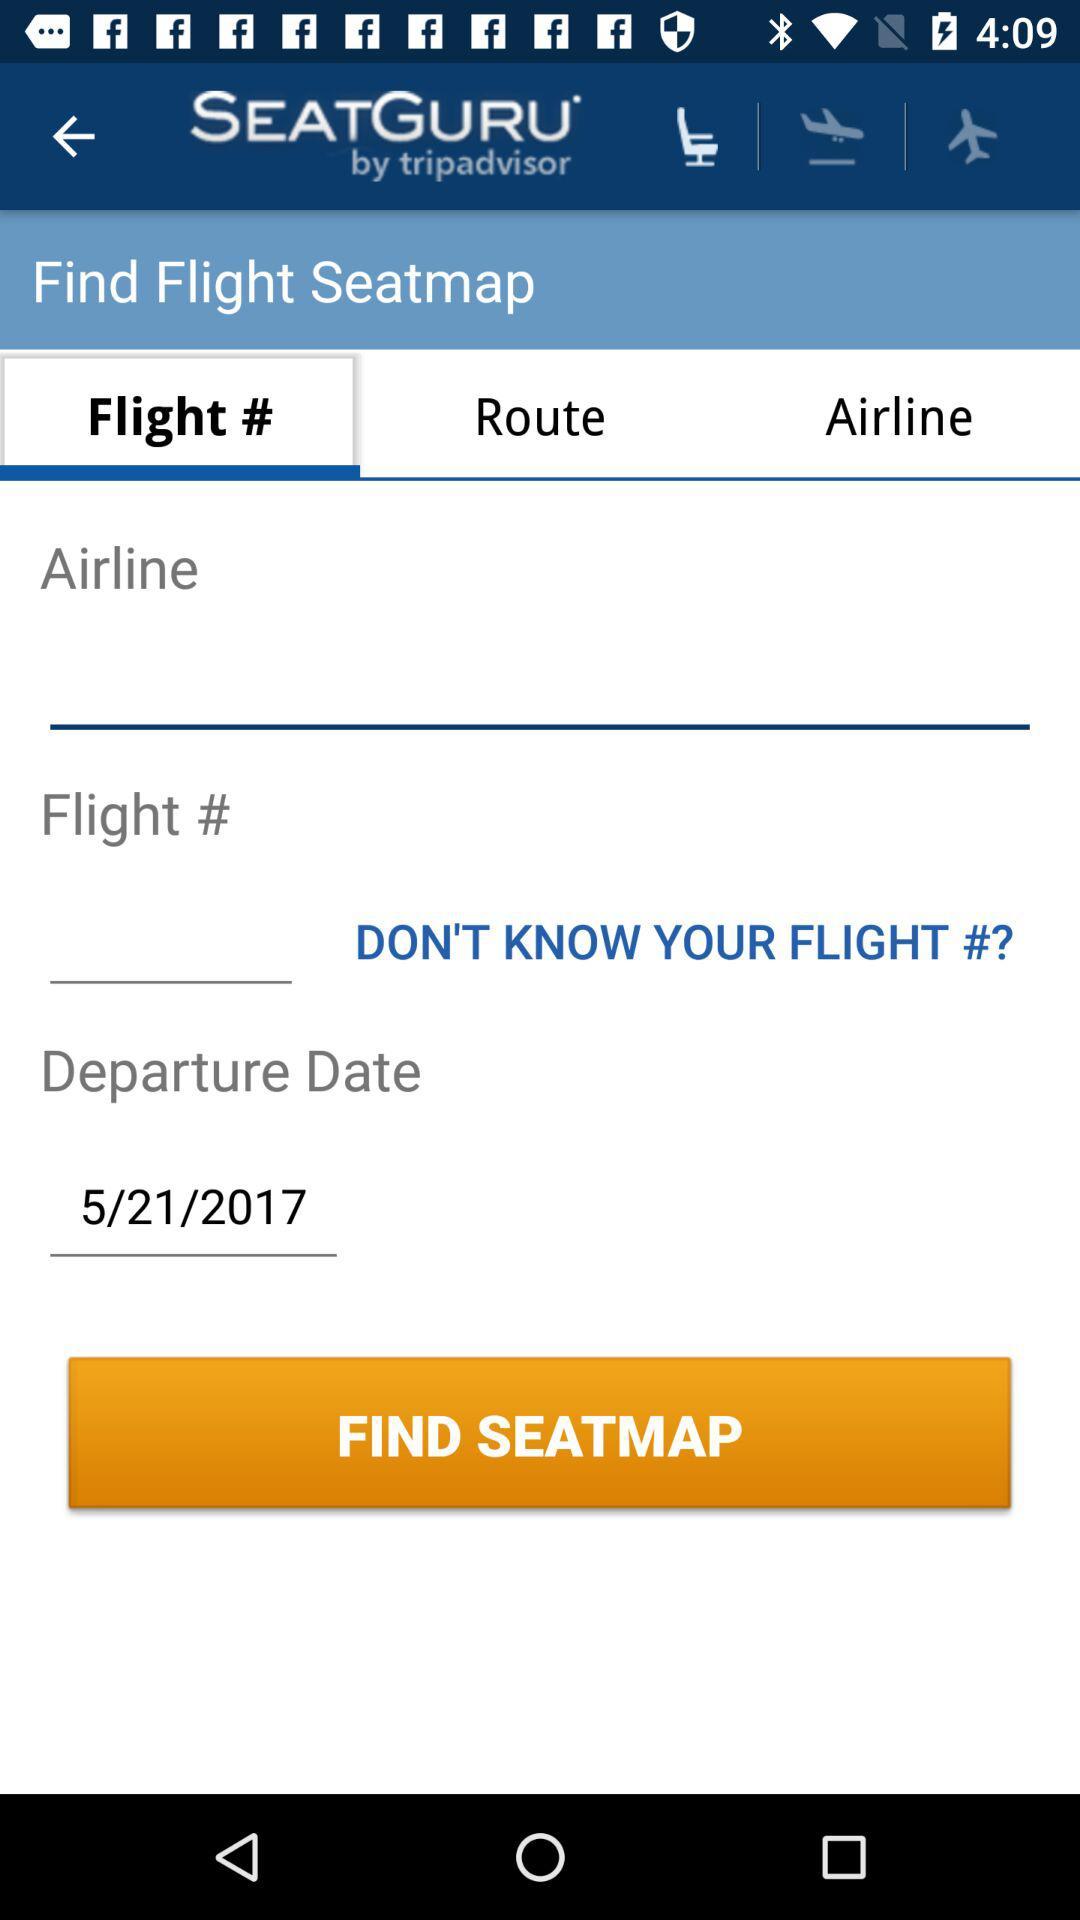 This screenshot has height=1920, width=1080. What do you see at coordinates (169, 939) in the screenshot?
I see `item above the departure date icon` at bounding box center [169, 939].